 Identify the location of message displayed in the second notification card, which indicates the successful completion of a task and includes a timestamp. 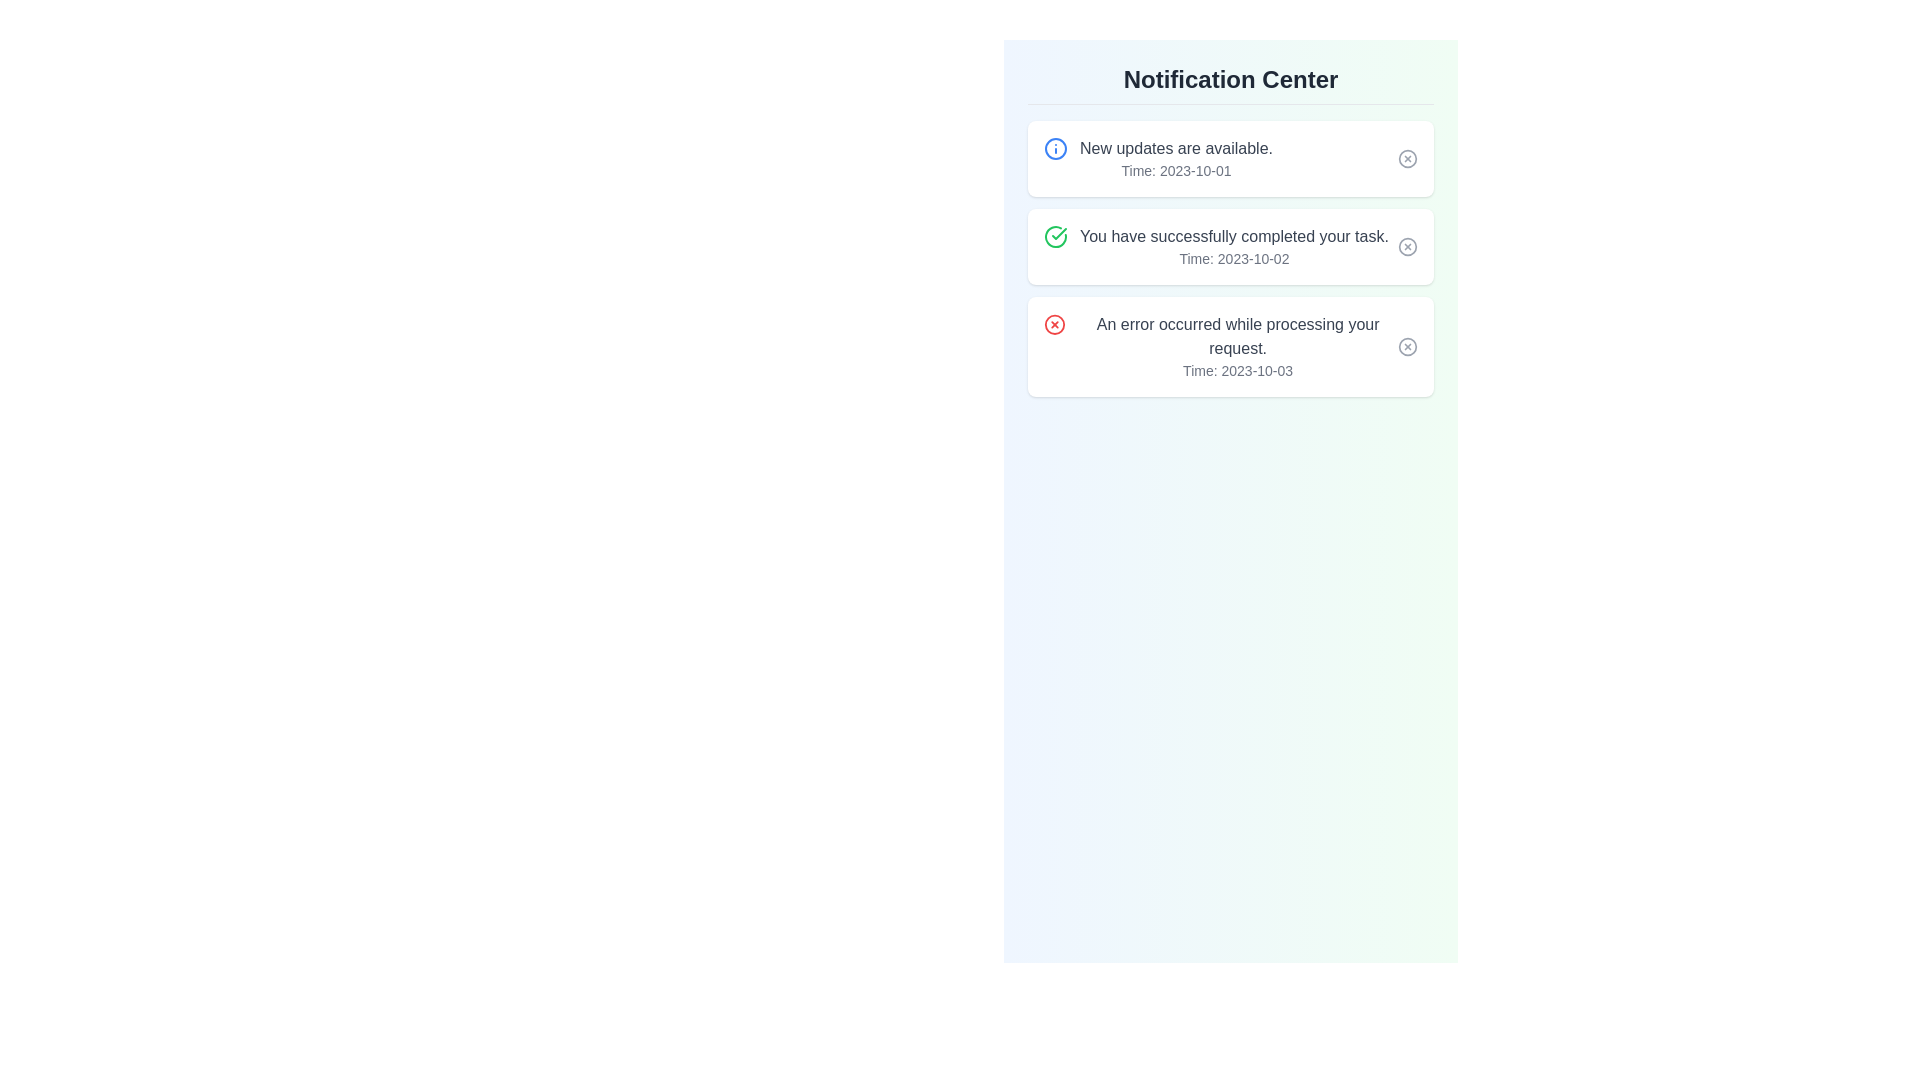
(1233, 245).